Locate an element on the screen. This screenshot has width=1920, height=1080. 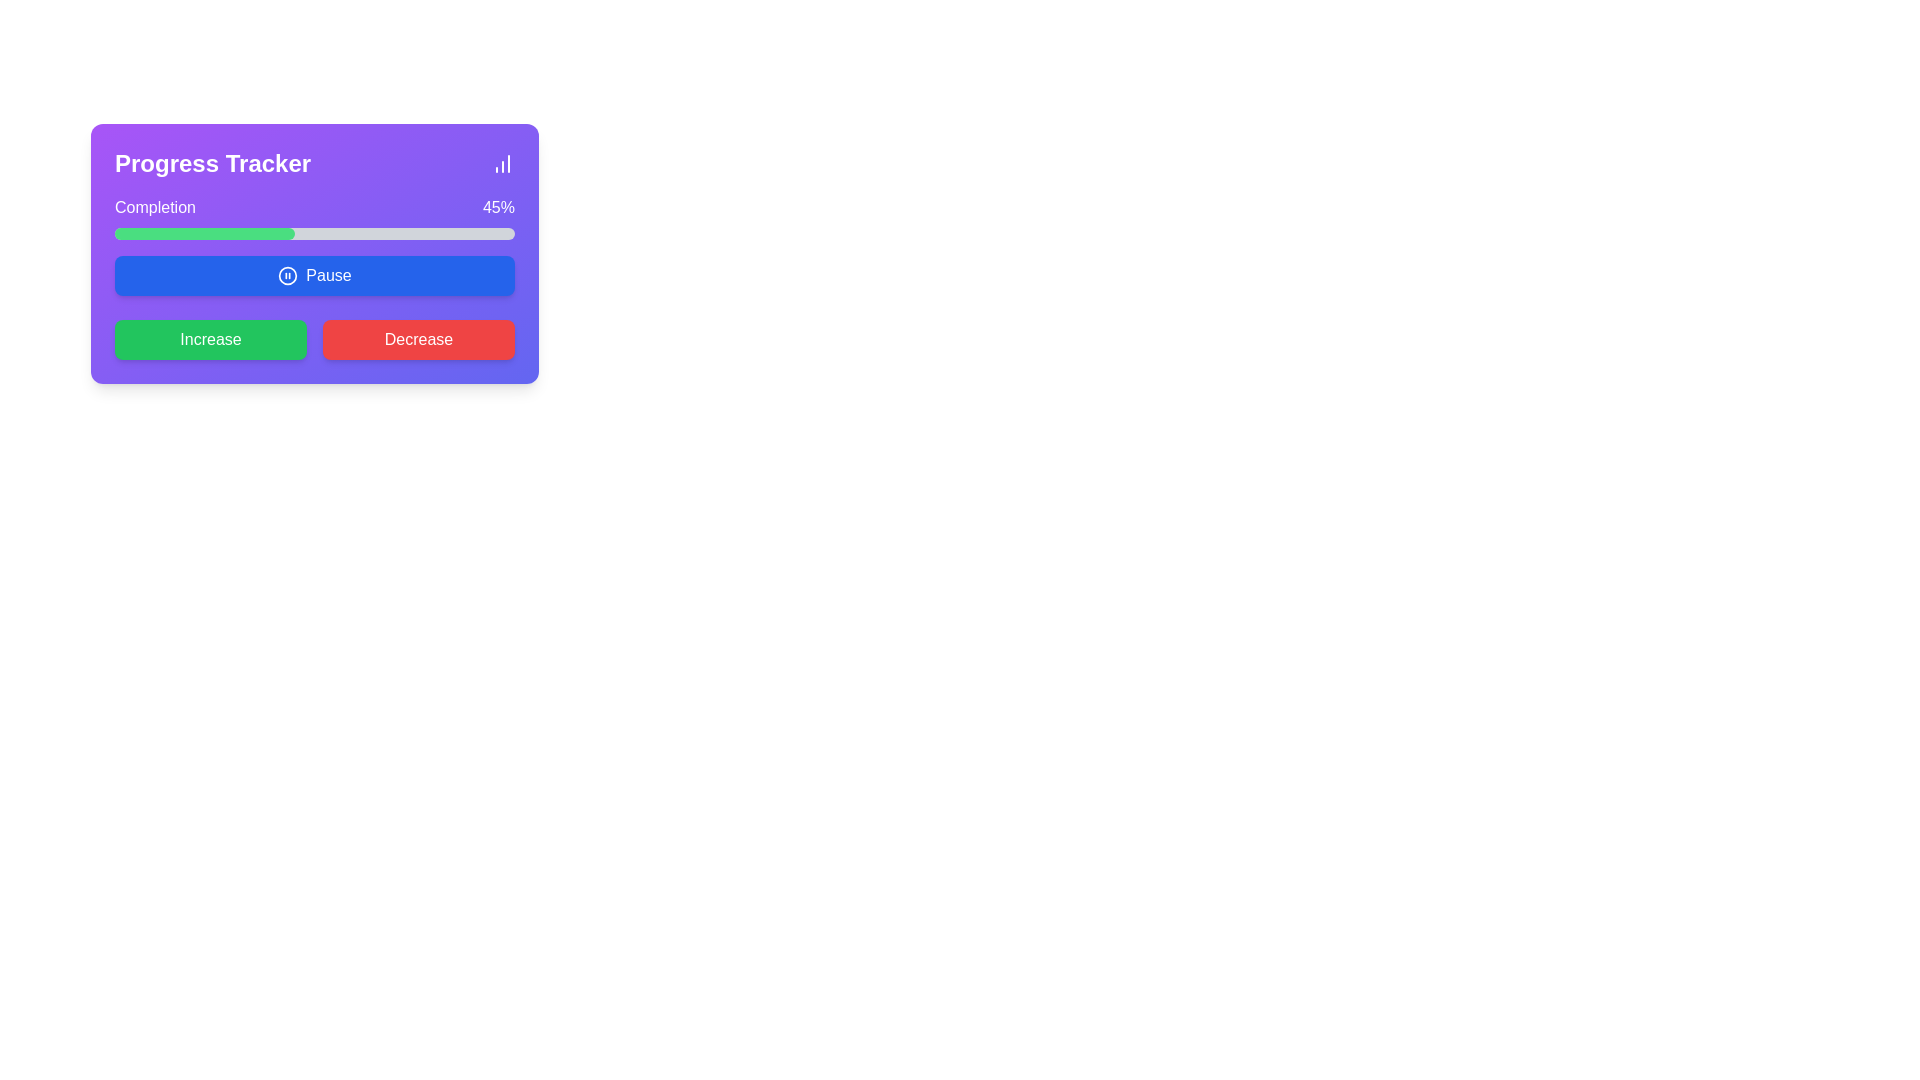
the text label displaying '45%' in white font on a purple background, indicating a completion percentage is located at coordinates (499, 208).